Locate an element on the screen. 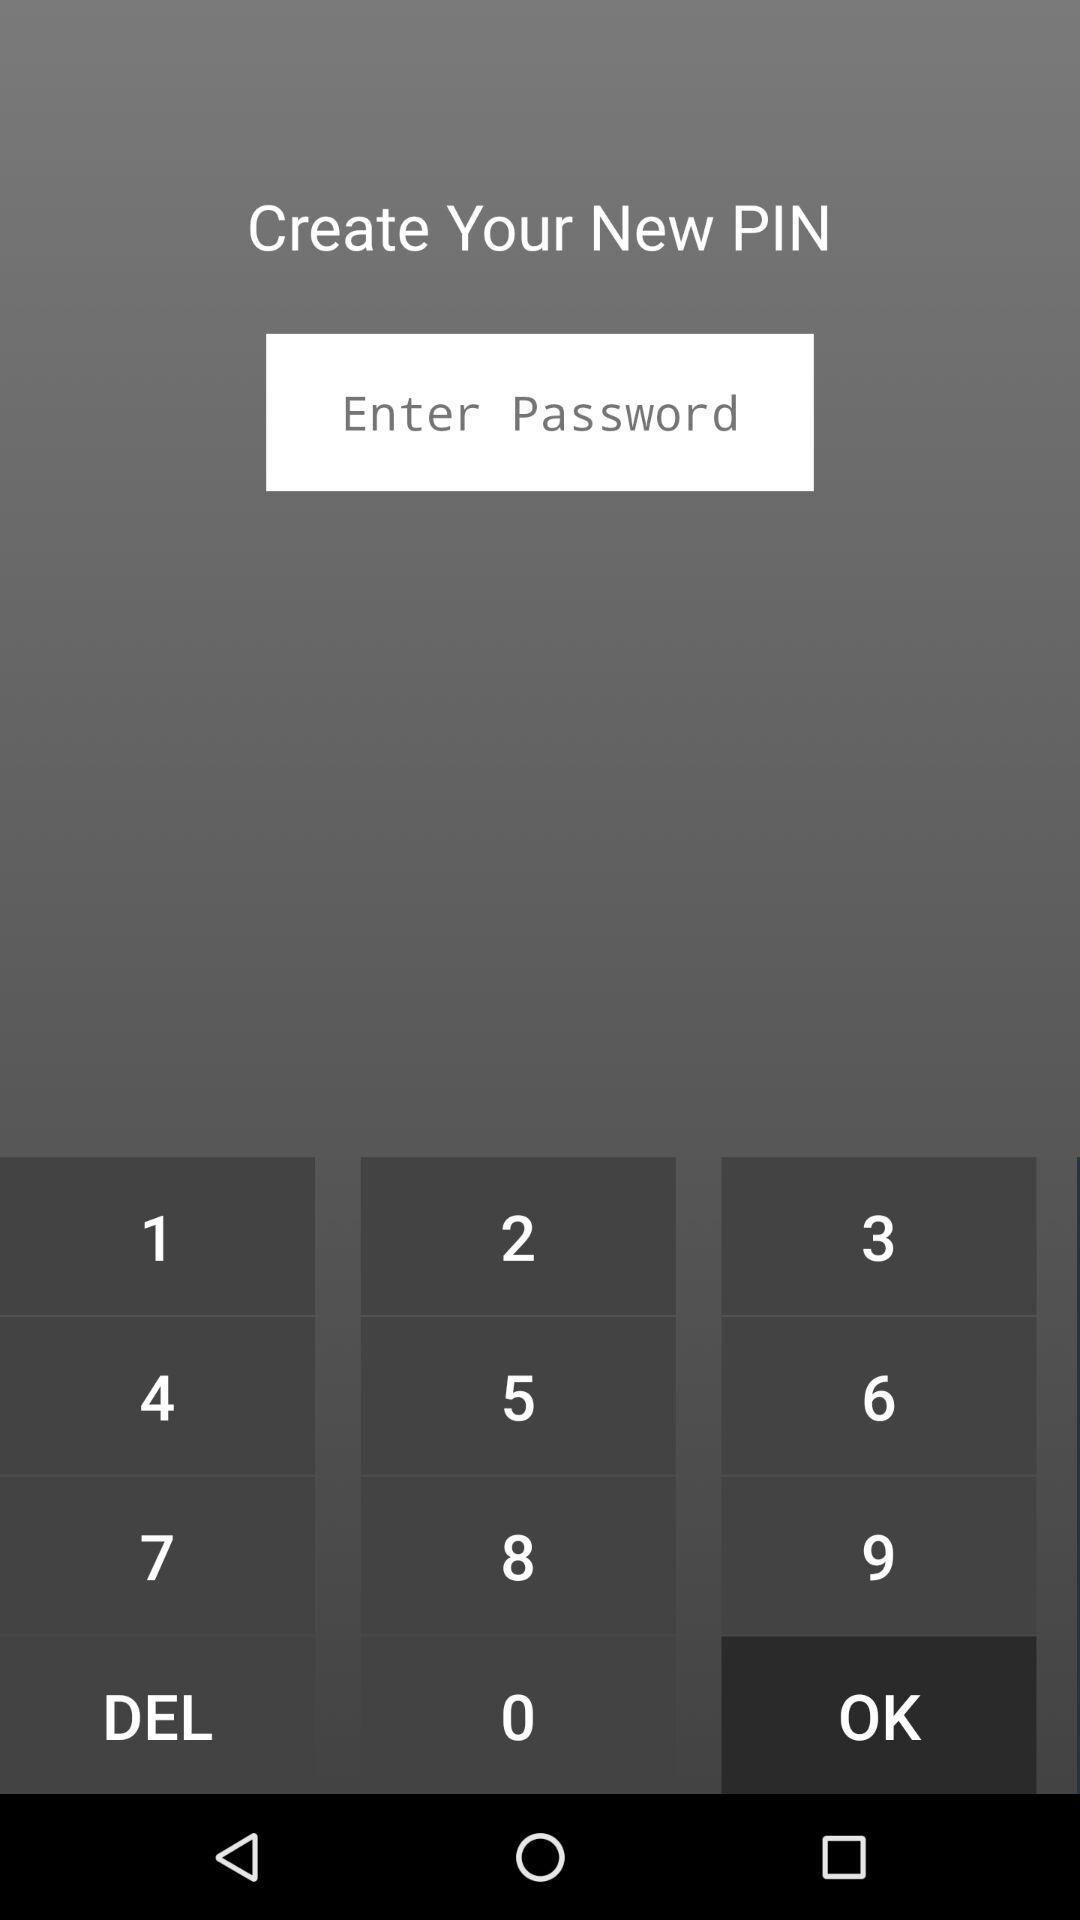 This screenshot has width=1080, height=1920. the del icon is located at coordinates (156, 1714).